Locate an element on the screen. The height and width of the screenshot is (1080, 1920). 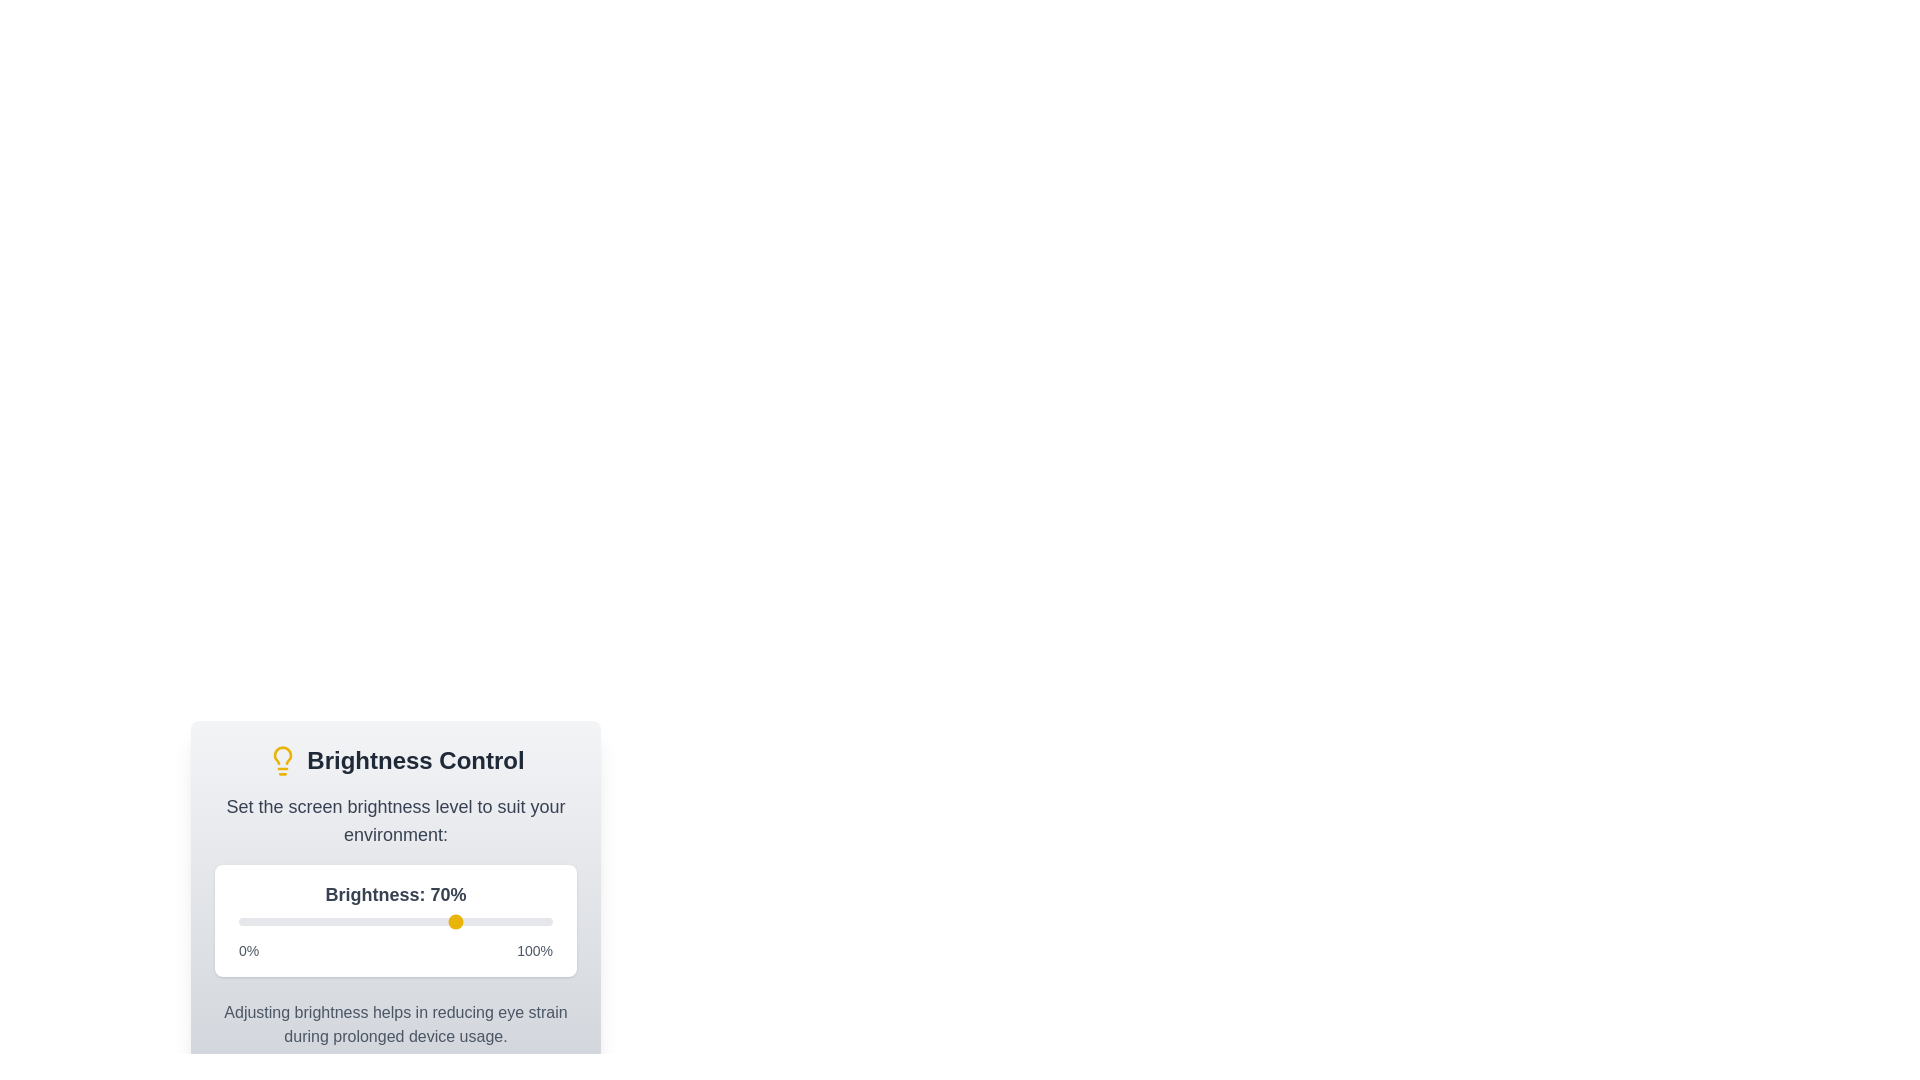
the title text 'Brightness Control' to interact with it is located at coordinates (395, 760).